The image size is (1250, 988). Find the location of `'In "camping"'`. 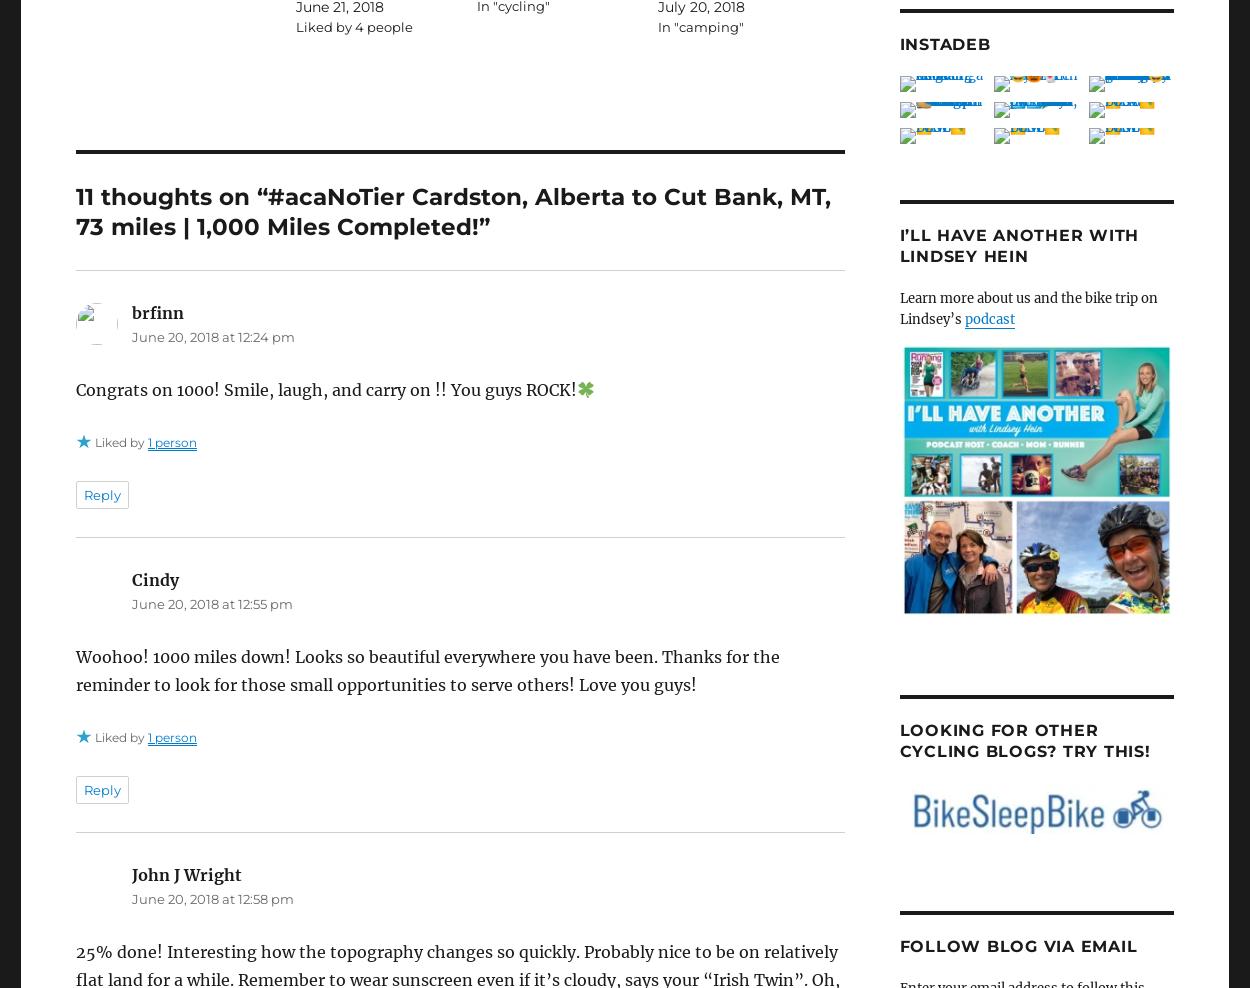

'In "camping"' is located at coordinates (699, 24).